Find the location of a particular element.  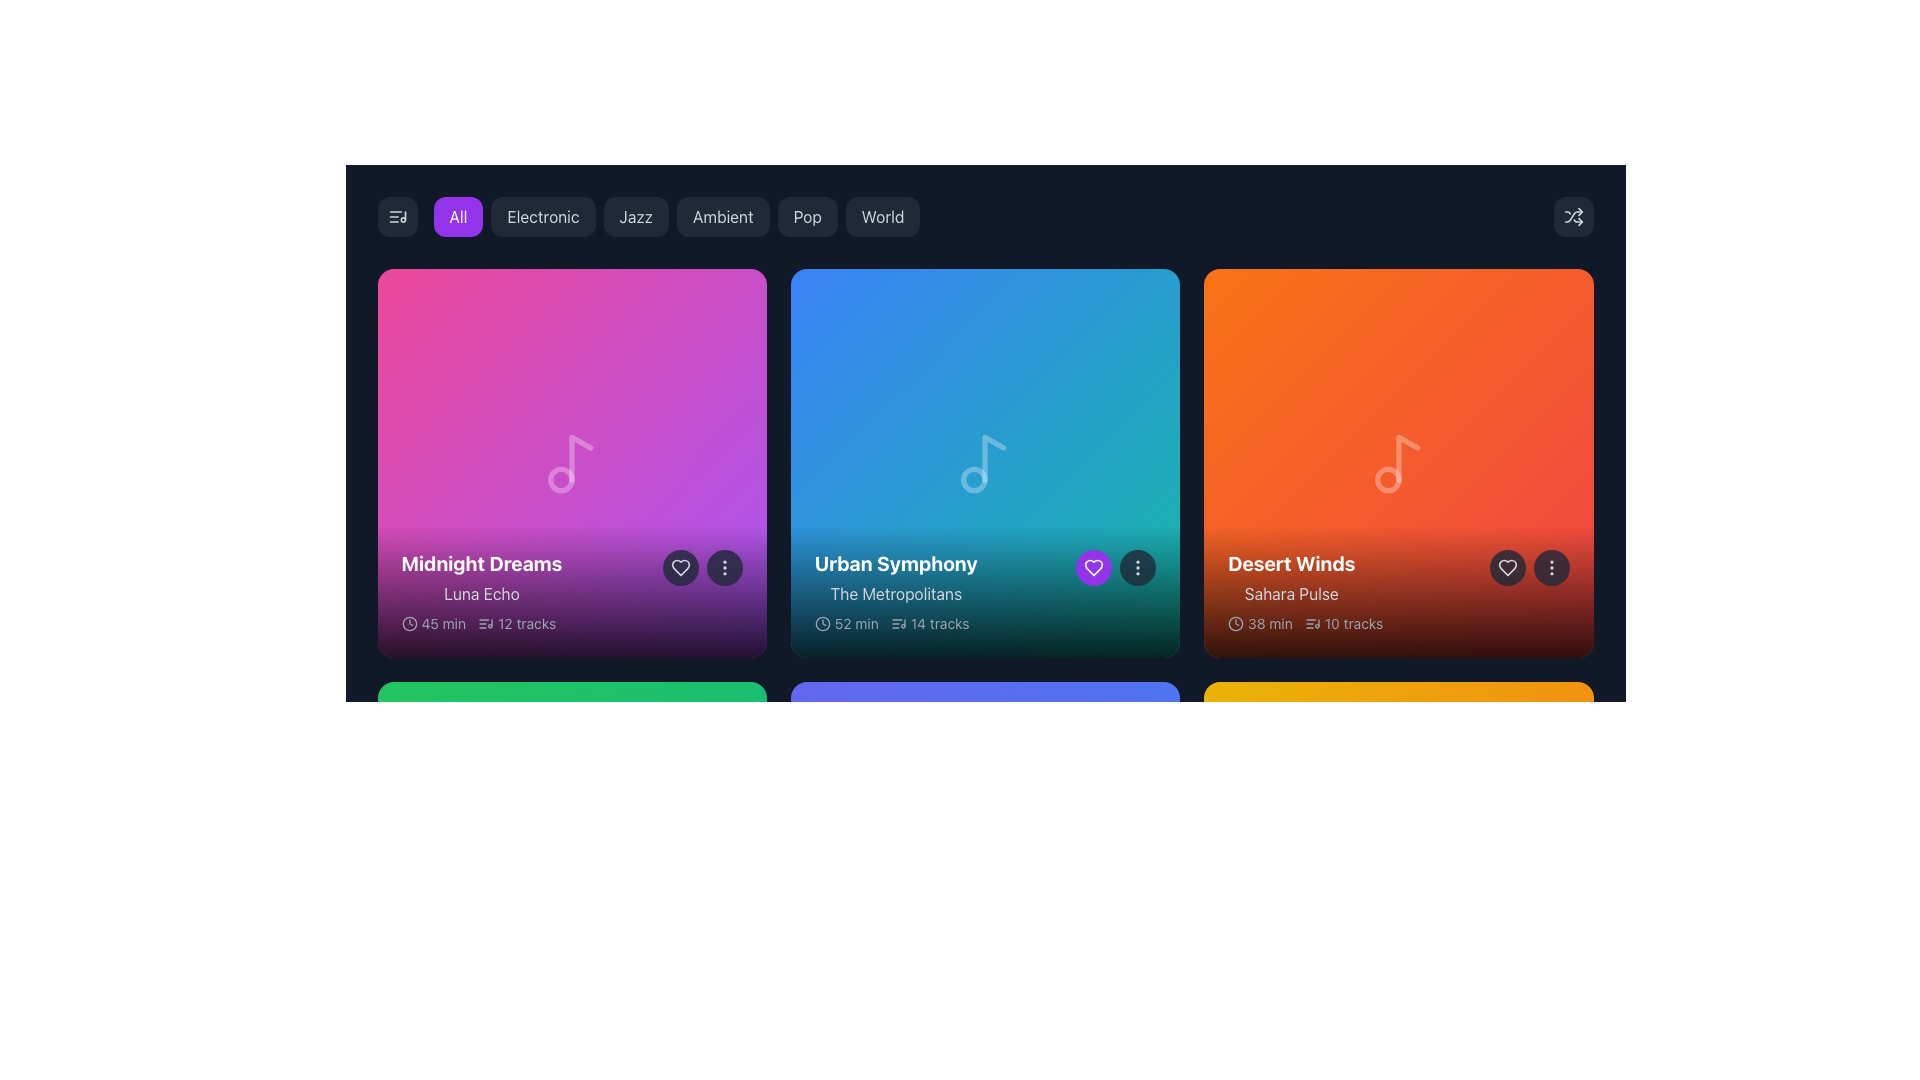

the text with the clock icon displaying '38 min' located in the 'Desert Winds' music card in the second row of the grid layout is located at coordinates (1259, 623).